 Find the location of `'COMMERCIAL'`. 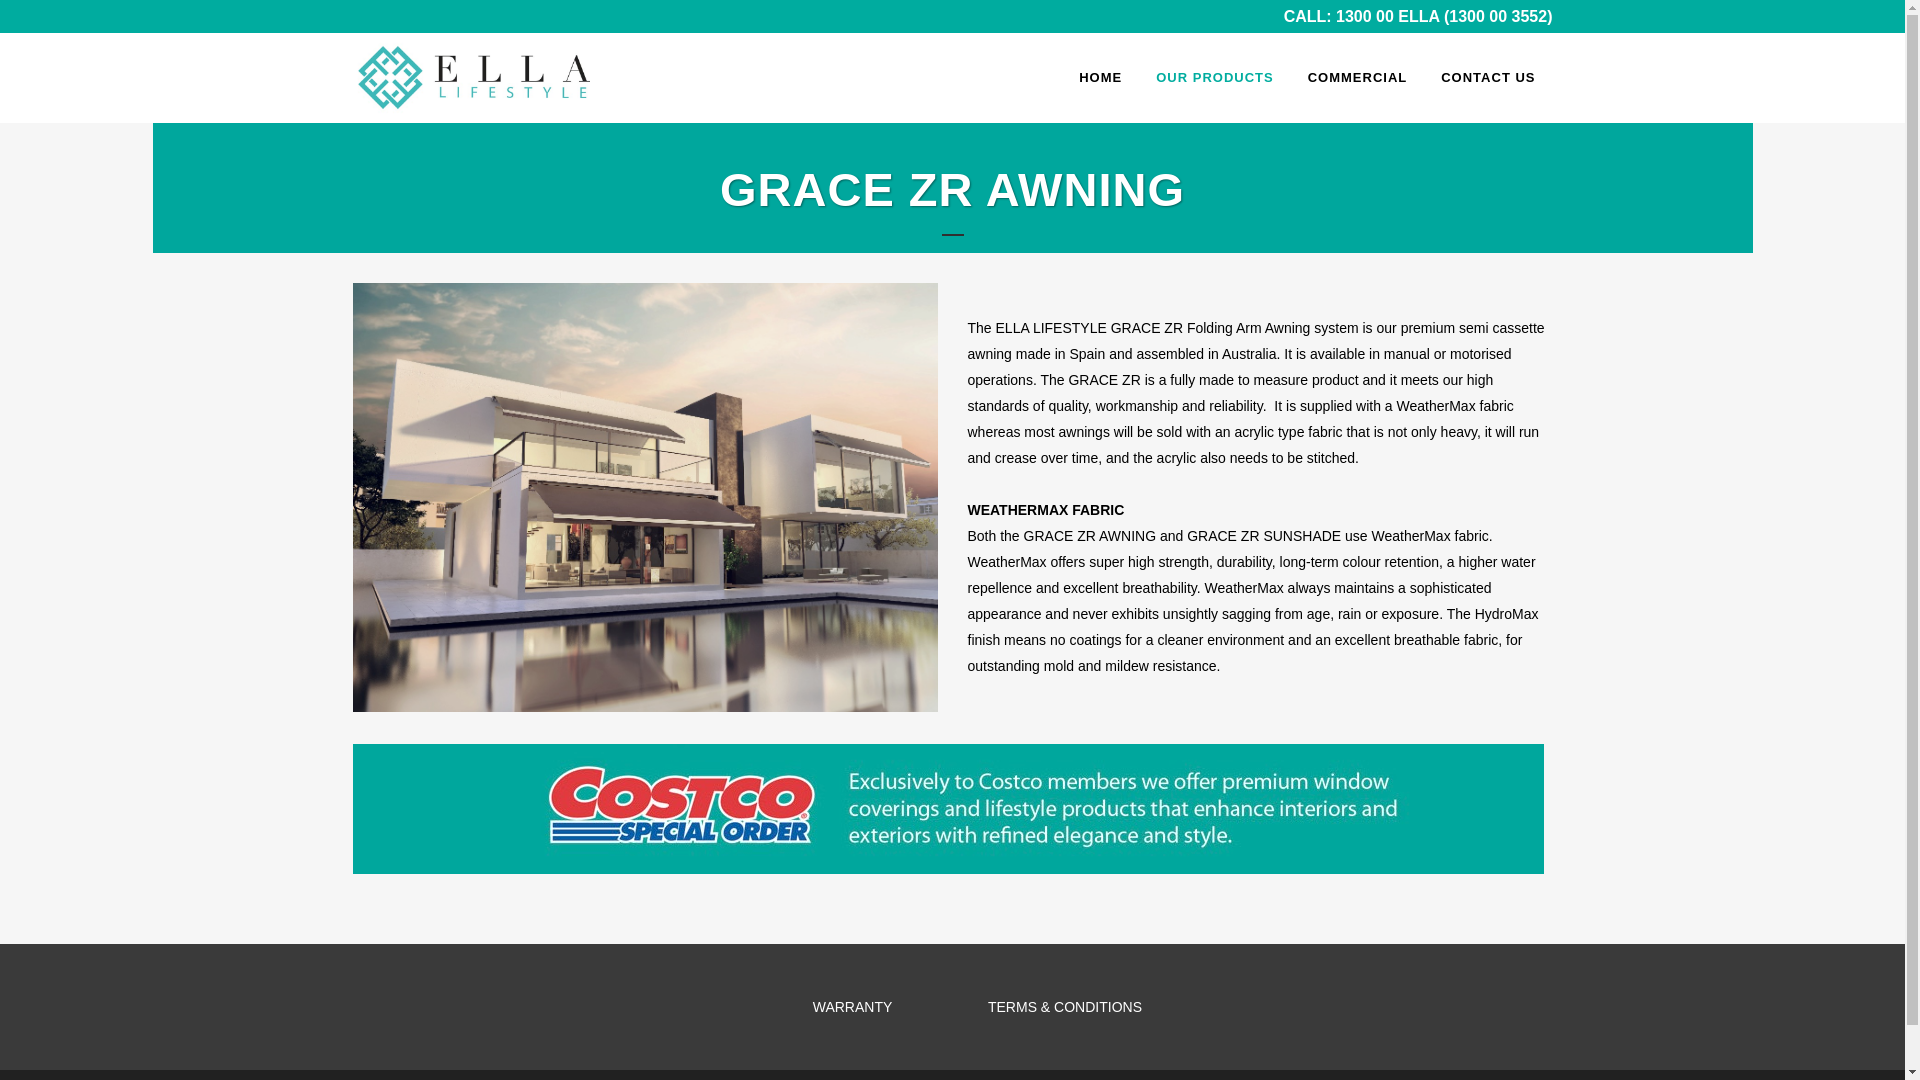

'COMMERCIAL' is located at coordinates (1358, 76).